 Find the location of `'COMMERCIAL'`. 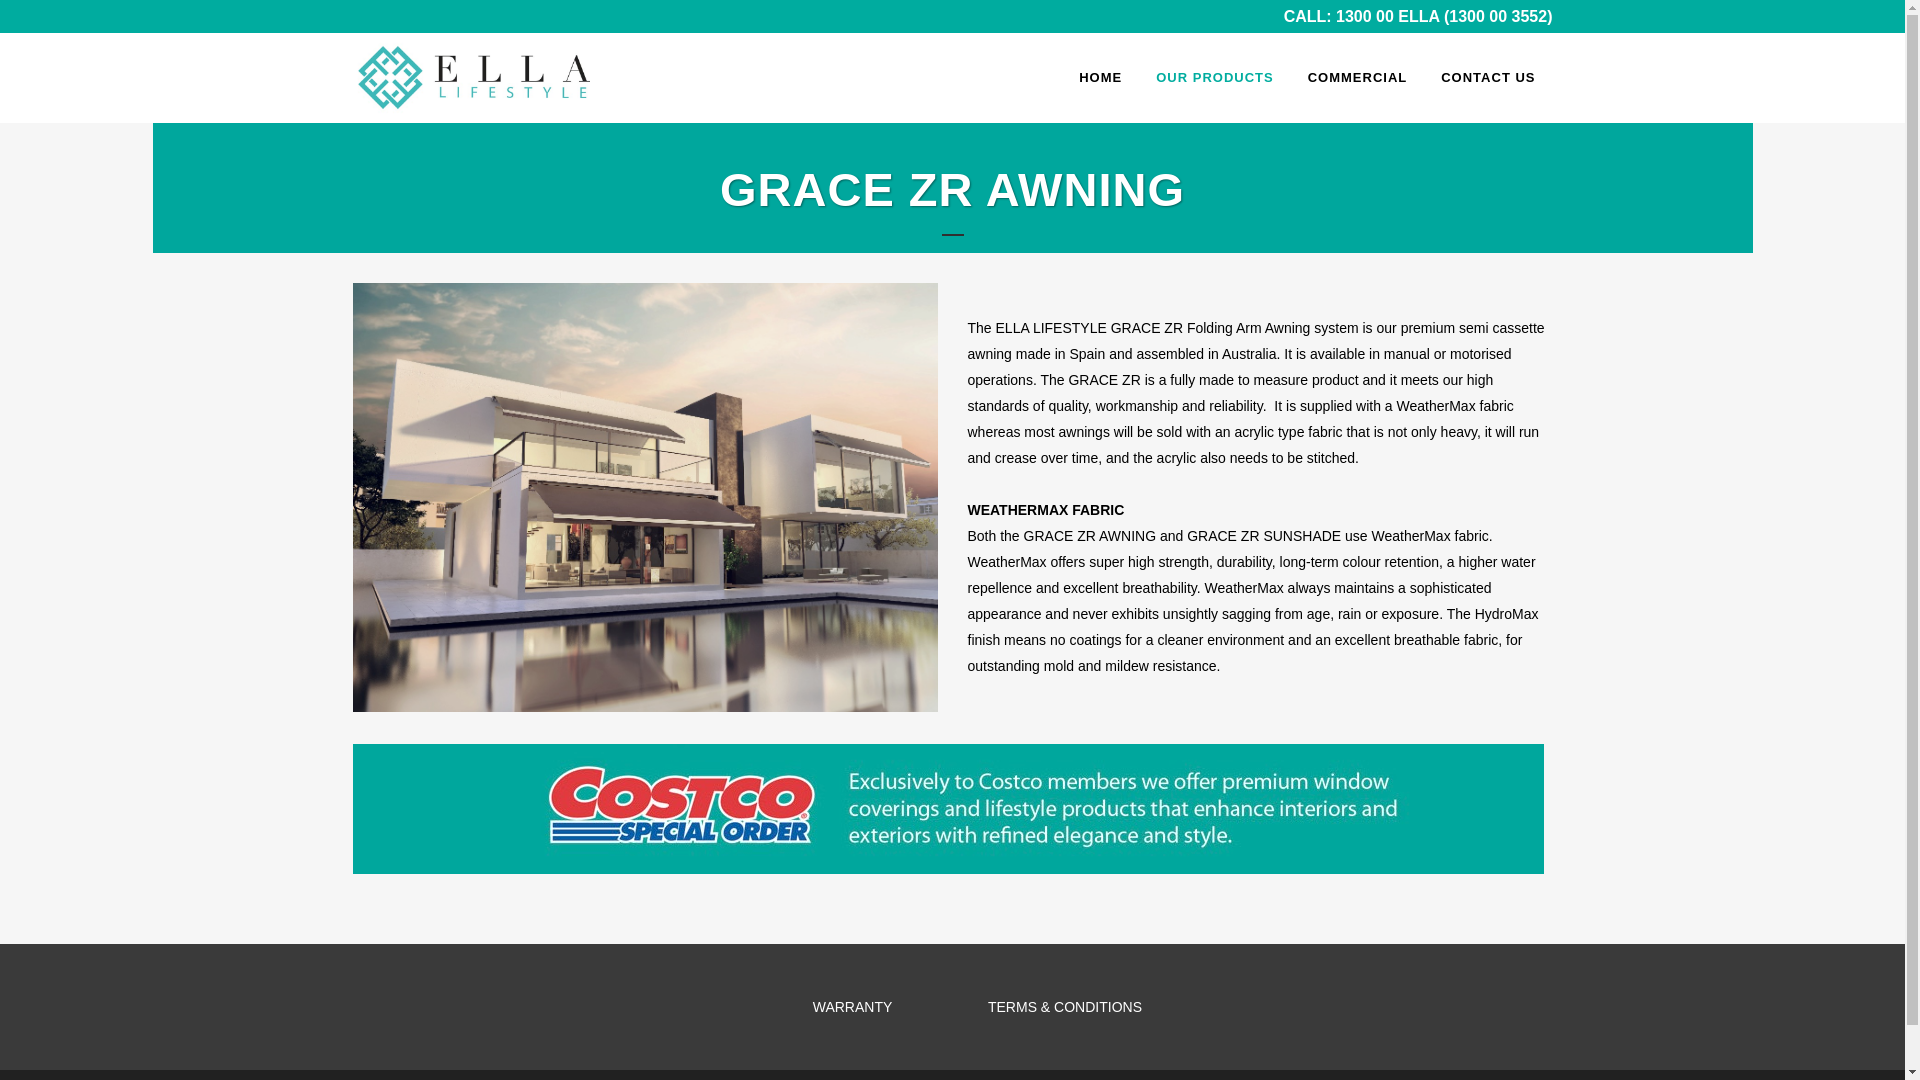

'COMMERCIAL' is located at coordinates (1358, 76).